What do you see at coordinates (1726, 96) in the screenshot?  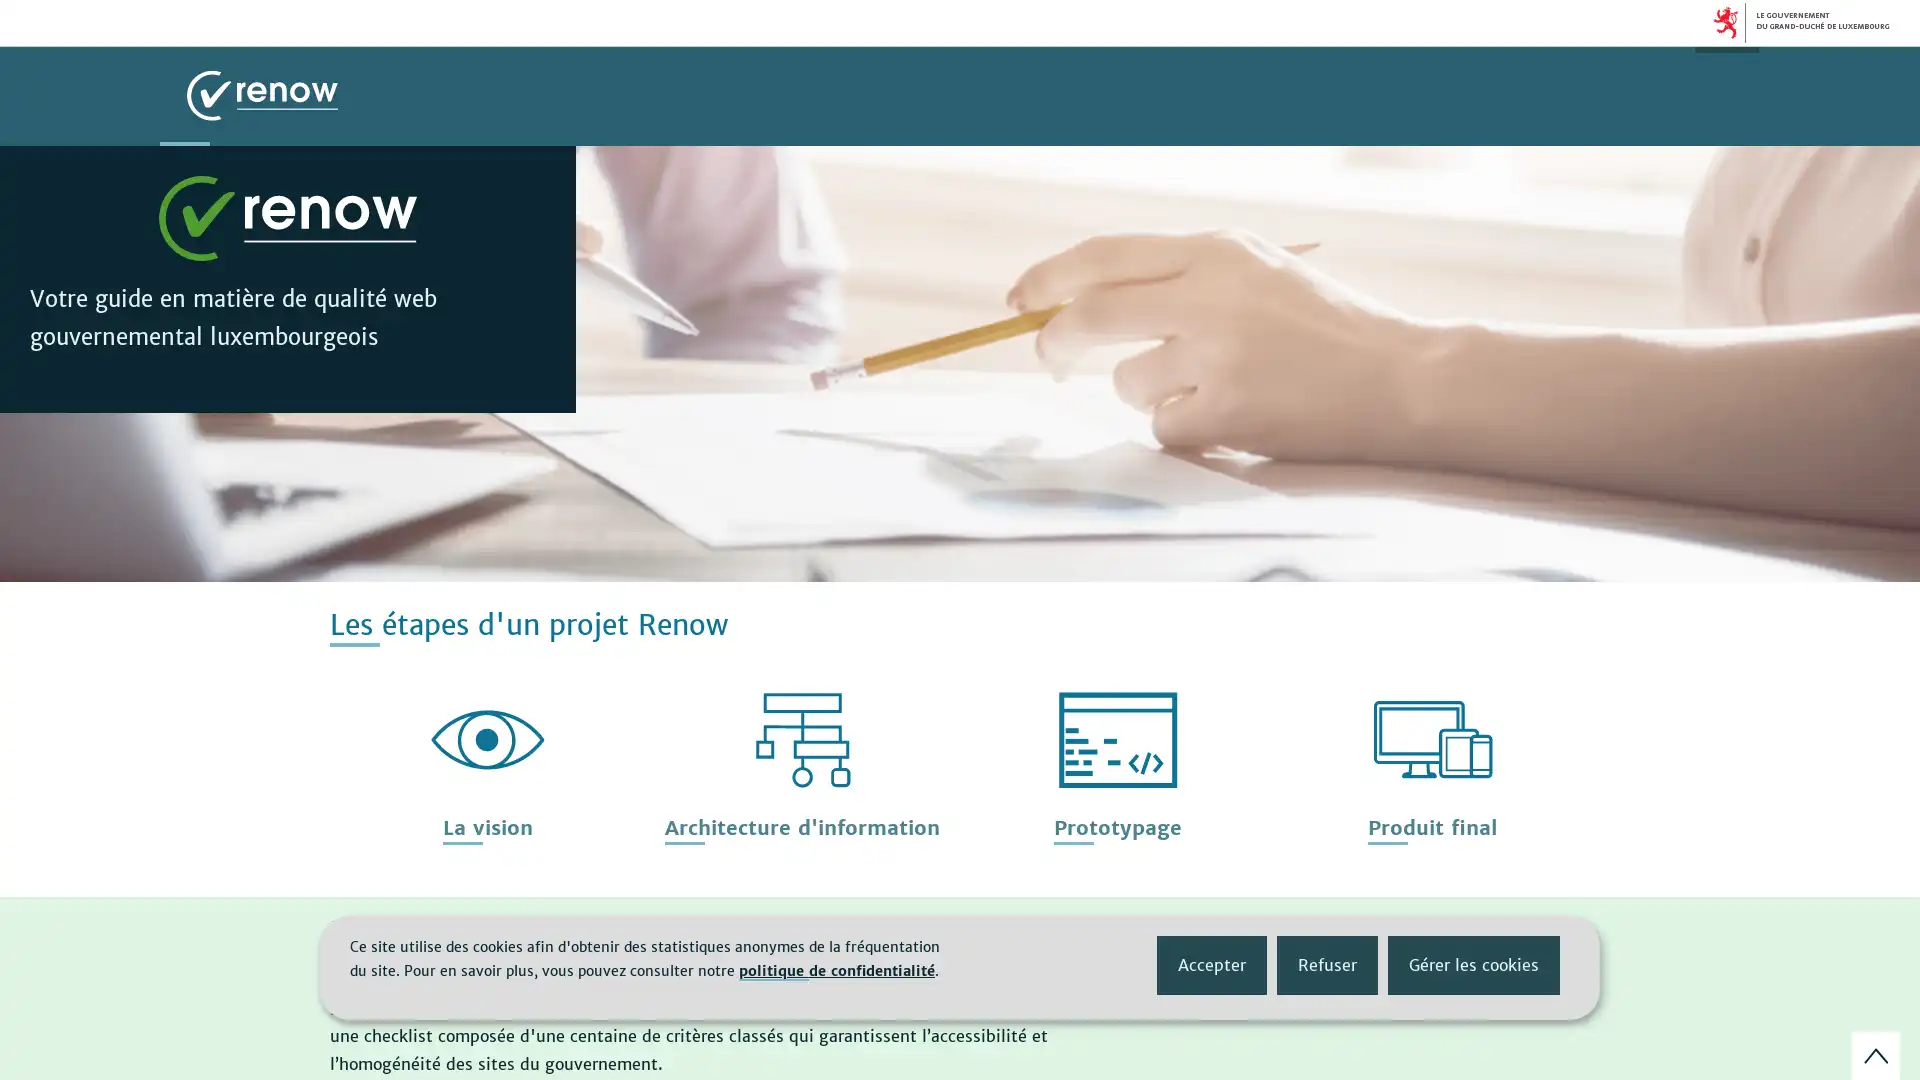 I see `Afficher la recherche` at bounding box center [1726, 96].